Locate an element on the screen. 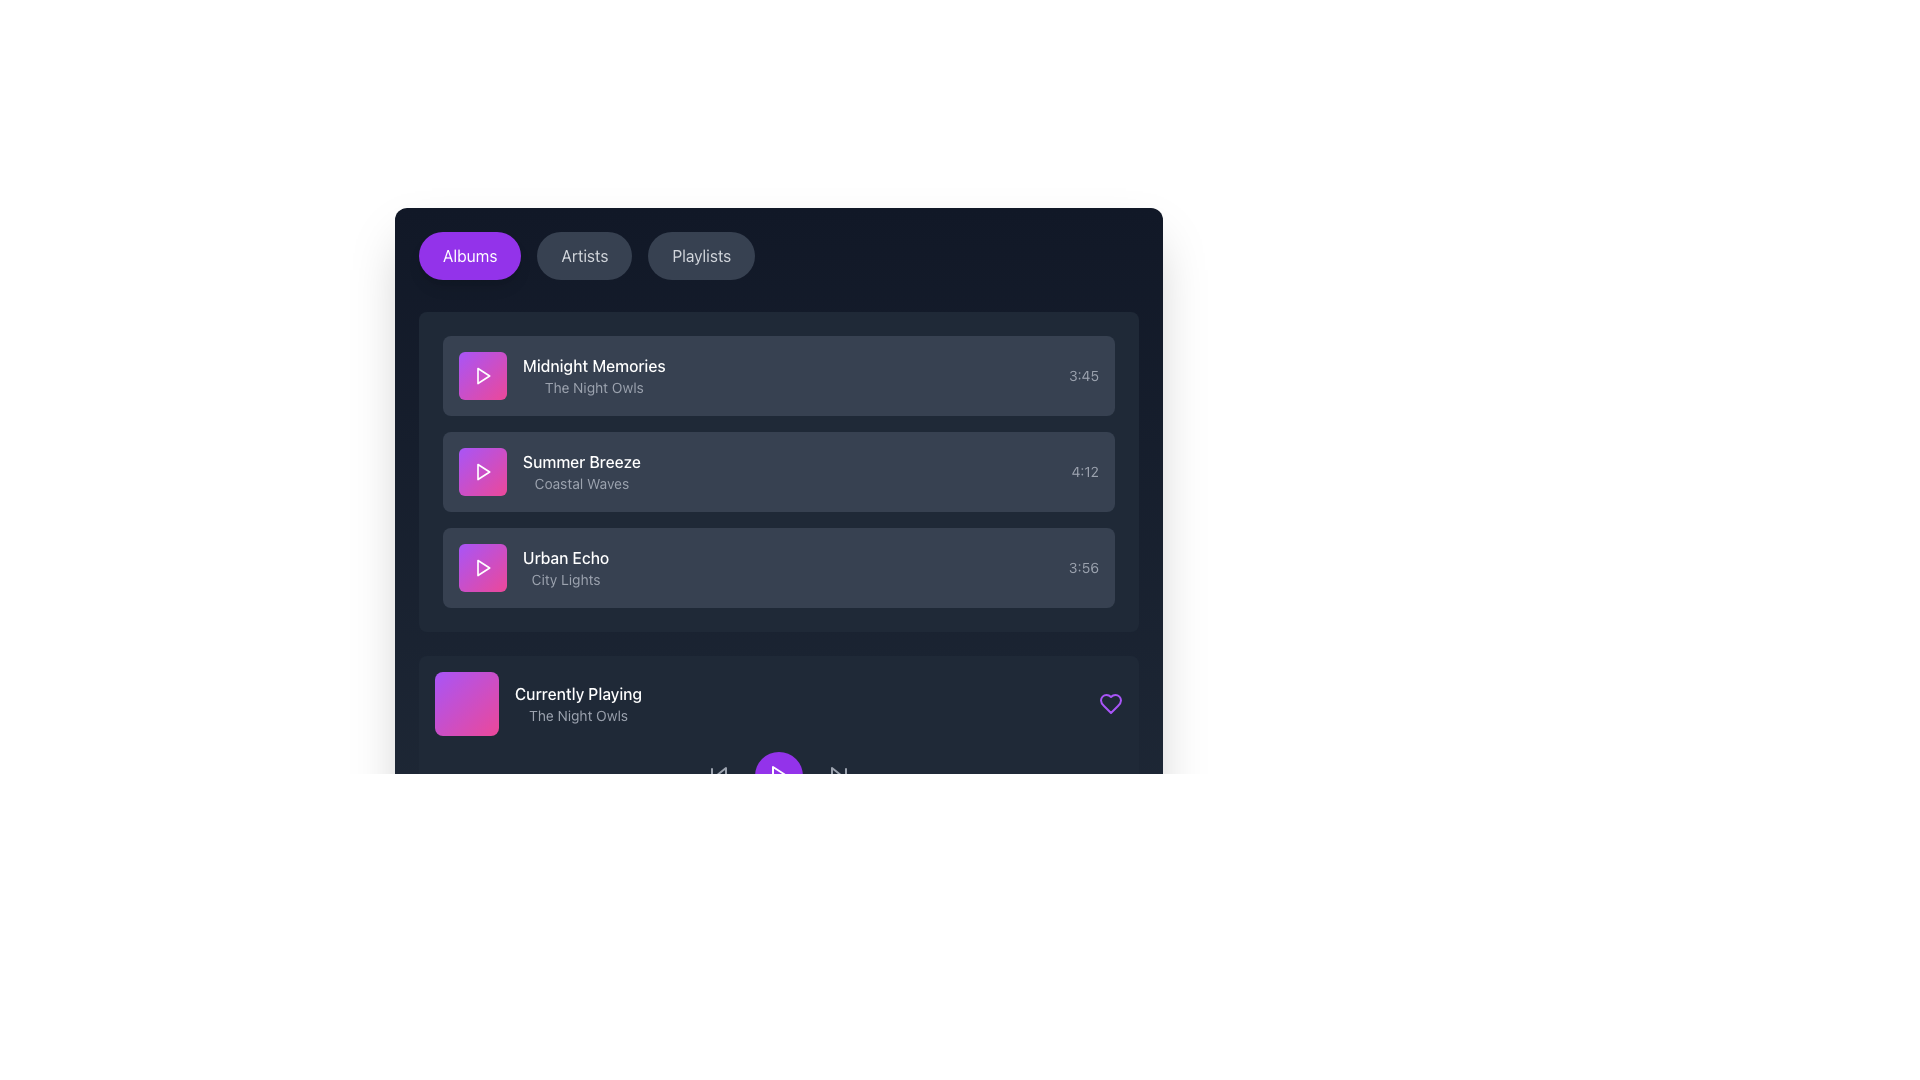 The width and height of the screenshot is (1920, 1080). to select the second item in the music library or playlist interface, which displays the title and artist of a song and includes a play button is located at coordinates (549, 471).